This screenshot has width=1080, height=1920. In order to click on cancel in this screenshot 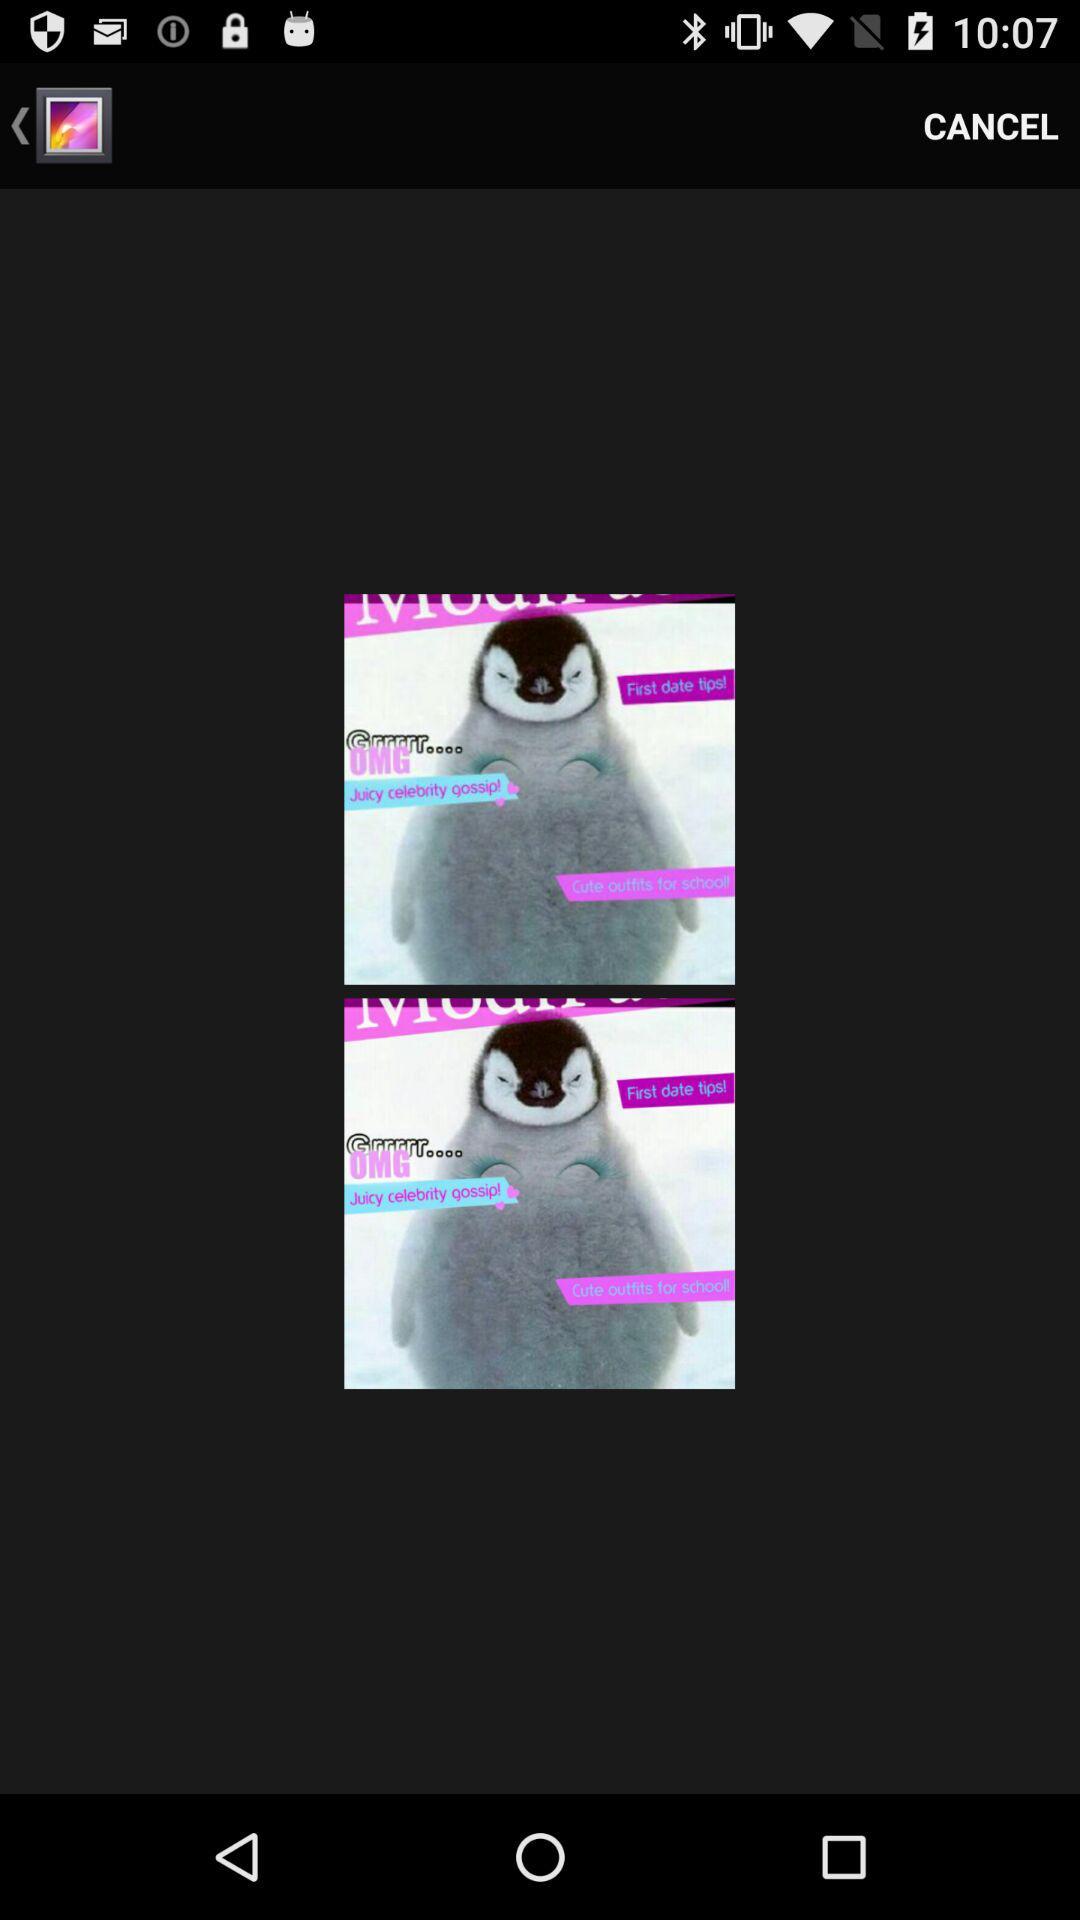, I will do `click(991, 124)`.